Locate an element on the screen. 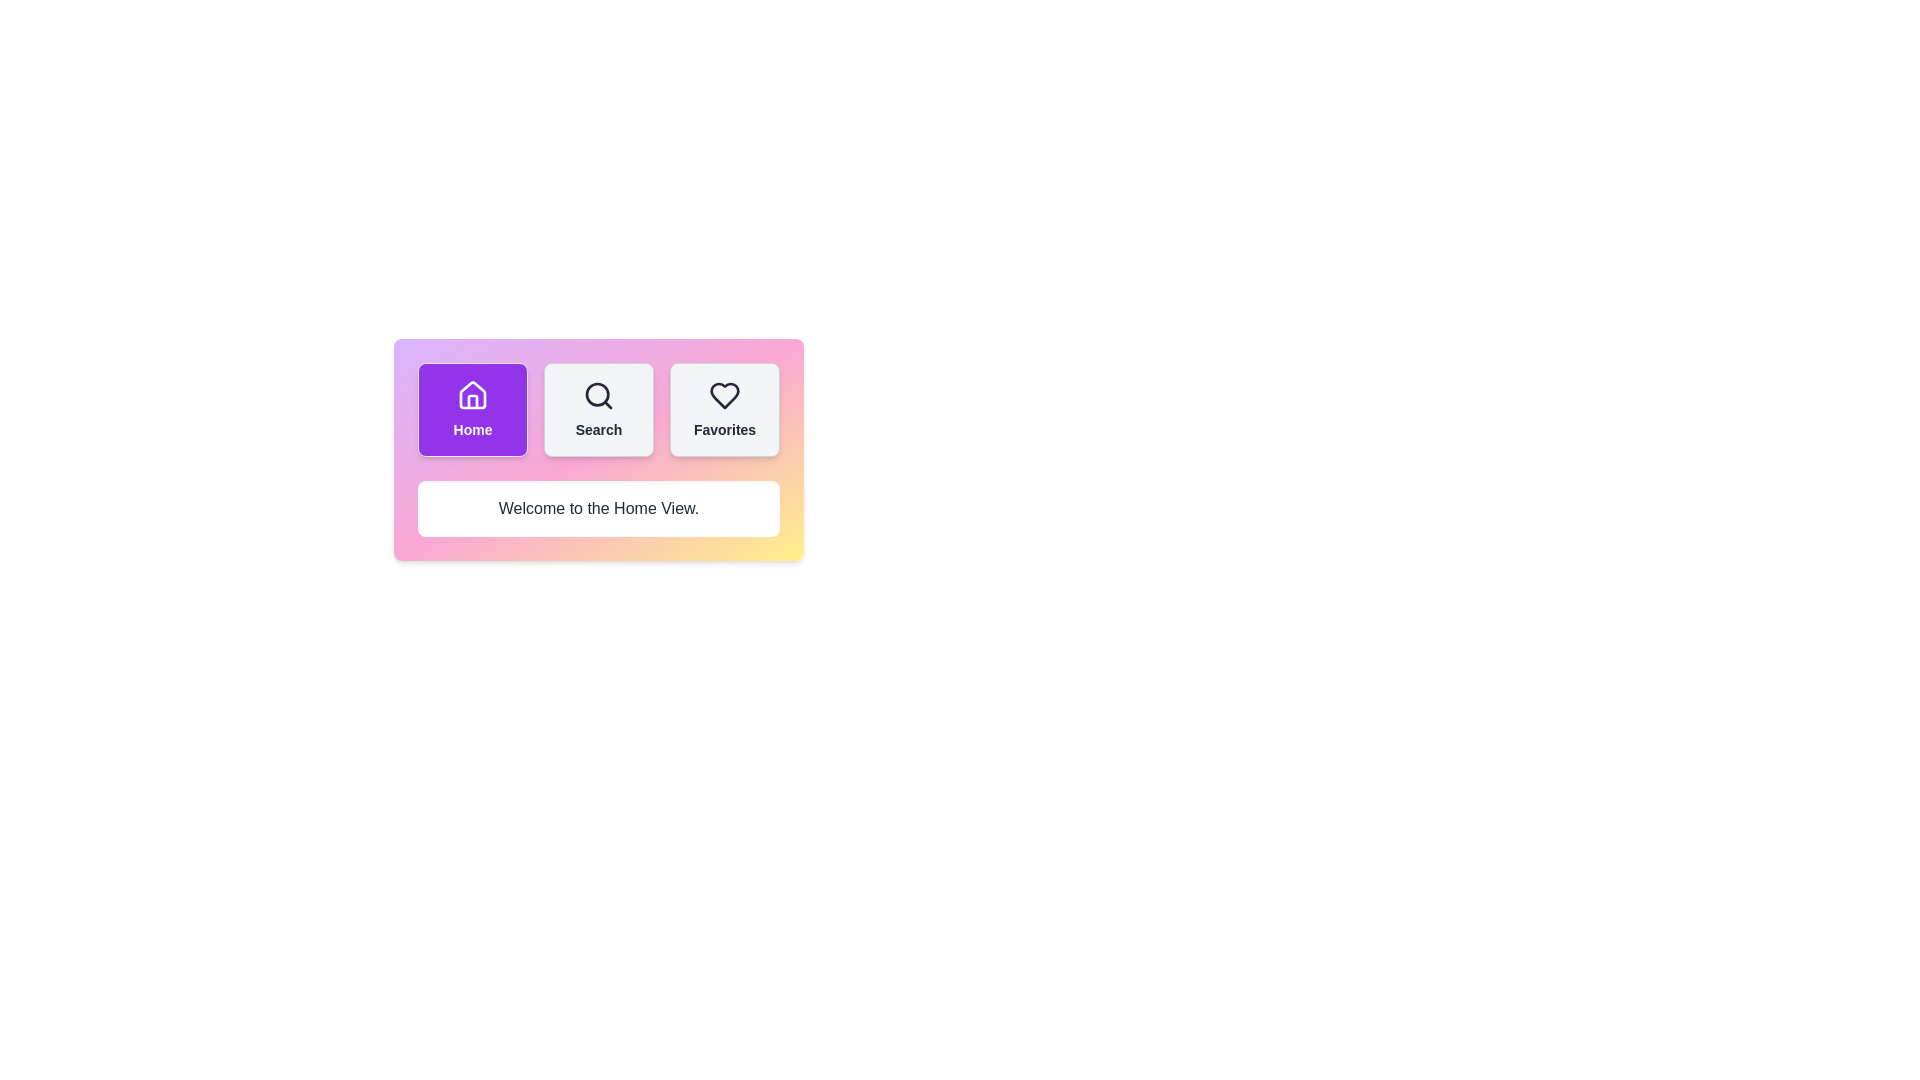  the middle button that accesses the 'Search' functionality, located between the 'Home' and 'Favorites' buttons in a row at the top center of the interface is located at coordinates (598, 408).